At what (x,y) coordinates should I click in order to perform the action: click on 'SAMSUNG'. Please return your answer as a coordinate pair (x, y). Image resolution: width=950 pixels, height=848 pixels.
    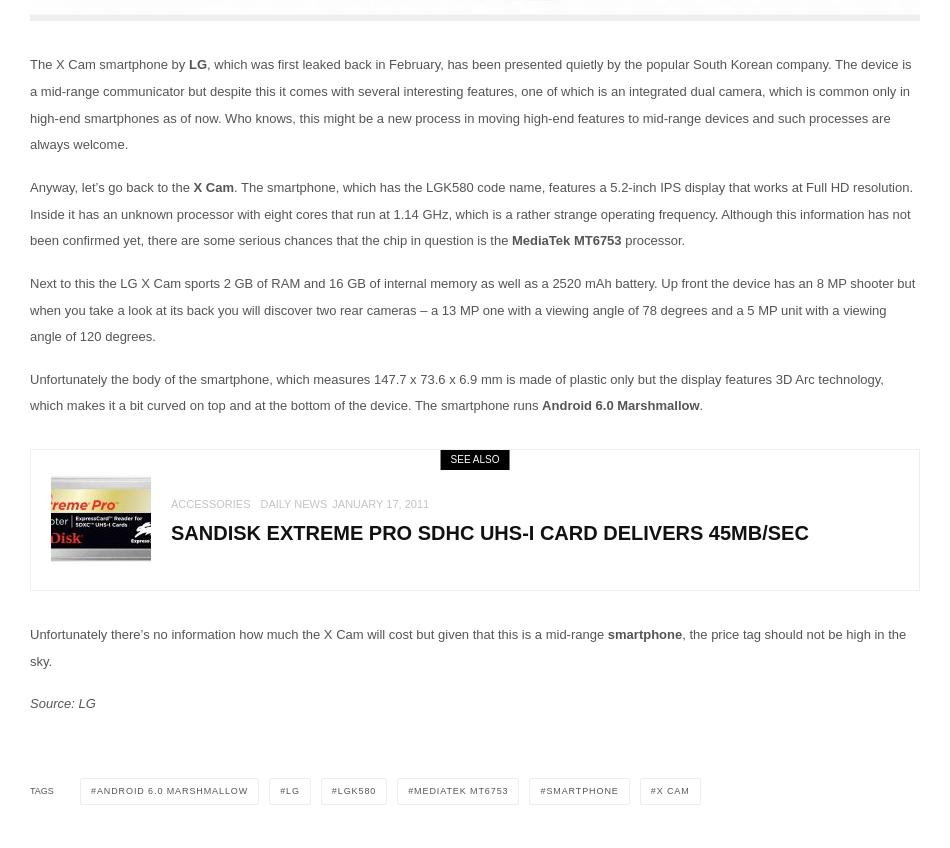
    Looking at the image, I should click on (271, 98).